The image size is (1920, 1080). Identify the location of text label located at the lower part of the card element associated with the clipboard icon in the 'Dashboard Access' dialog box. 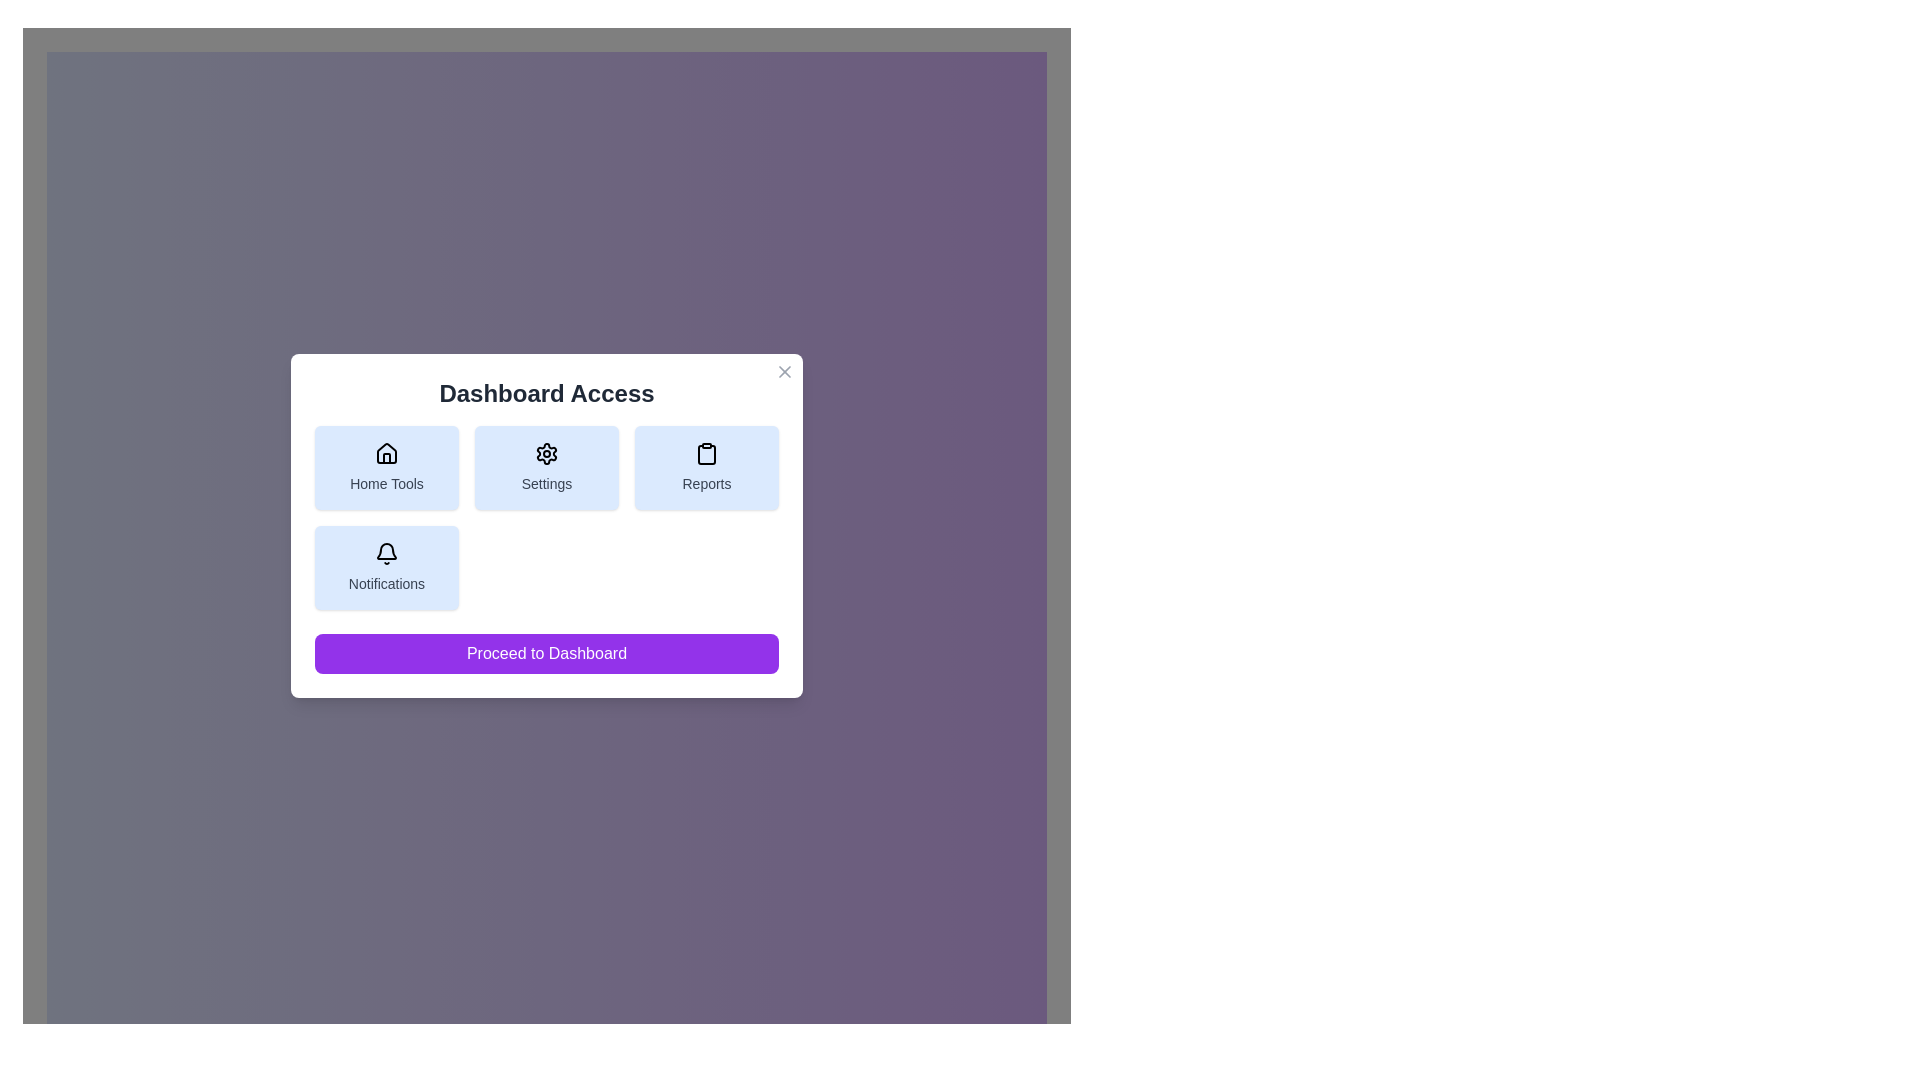
(706, 483).